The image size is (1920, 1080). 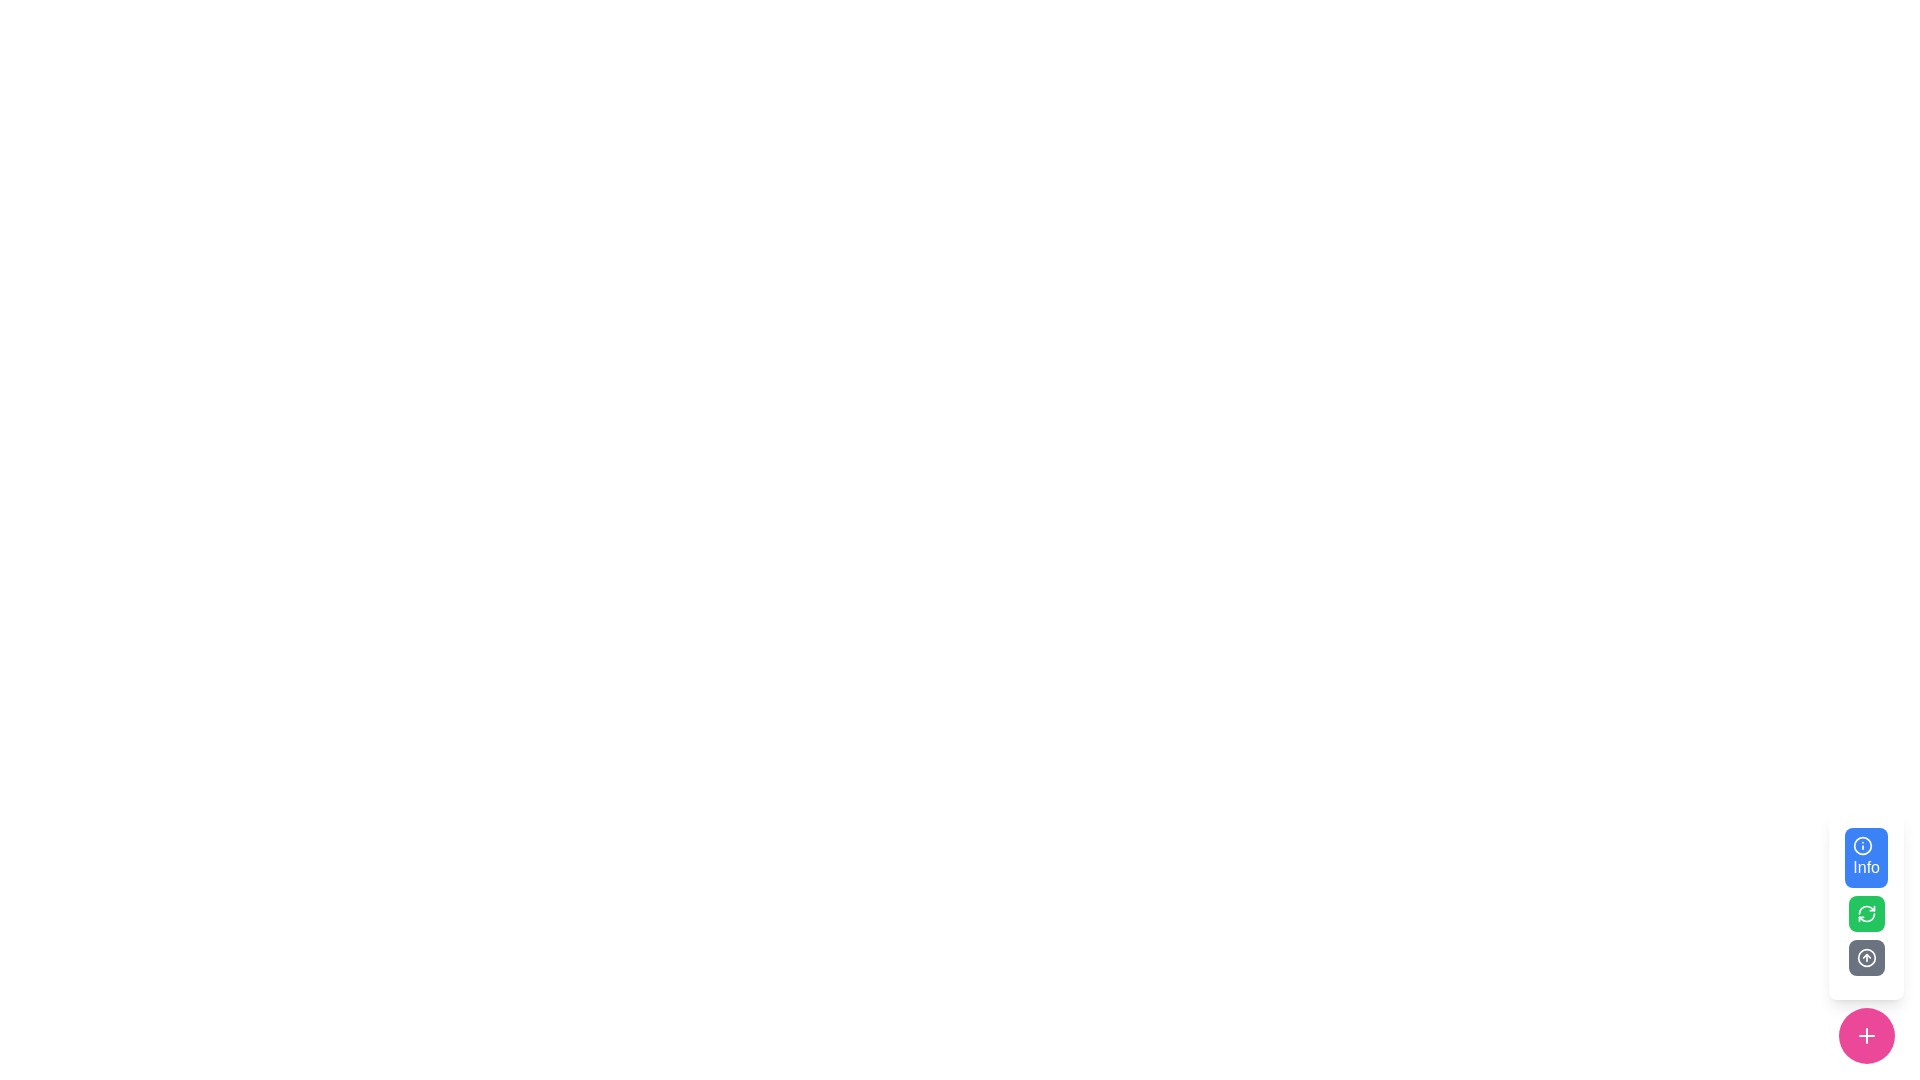 I want to click on the decorative circular graphical component within the 'Info' icon located at the bottom right corner of the interface, so click(x=1862, y=845).